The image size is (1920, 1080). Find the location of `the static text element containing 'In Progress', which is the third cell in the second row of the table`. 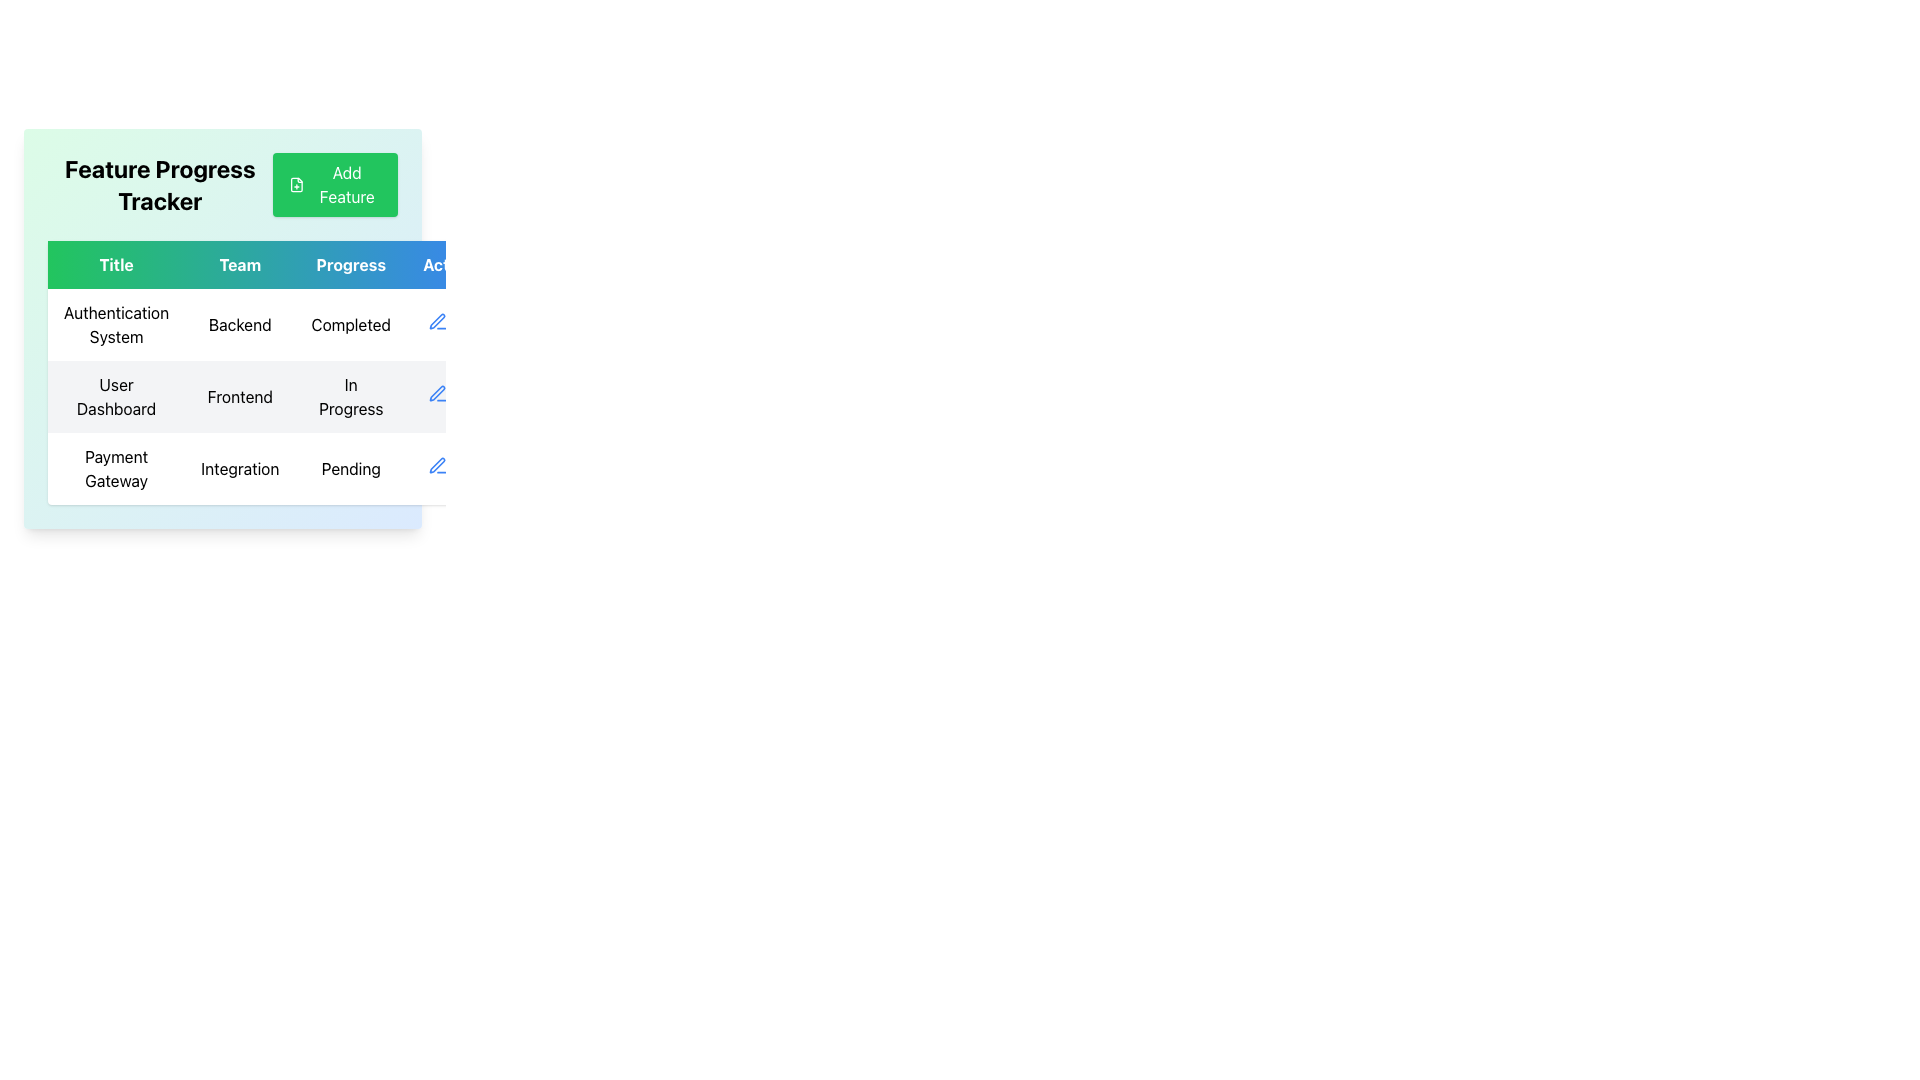

the static text element containing 'In Progress', which is the third cell in the second row of the table is located at coordinates (351, 397).